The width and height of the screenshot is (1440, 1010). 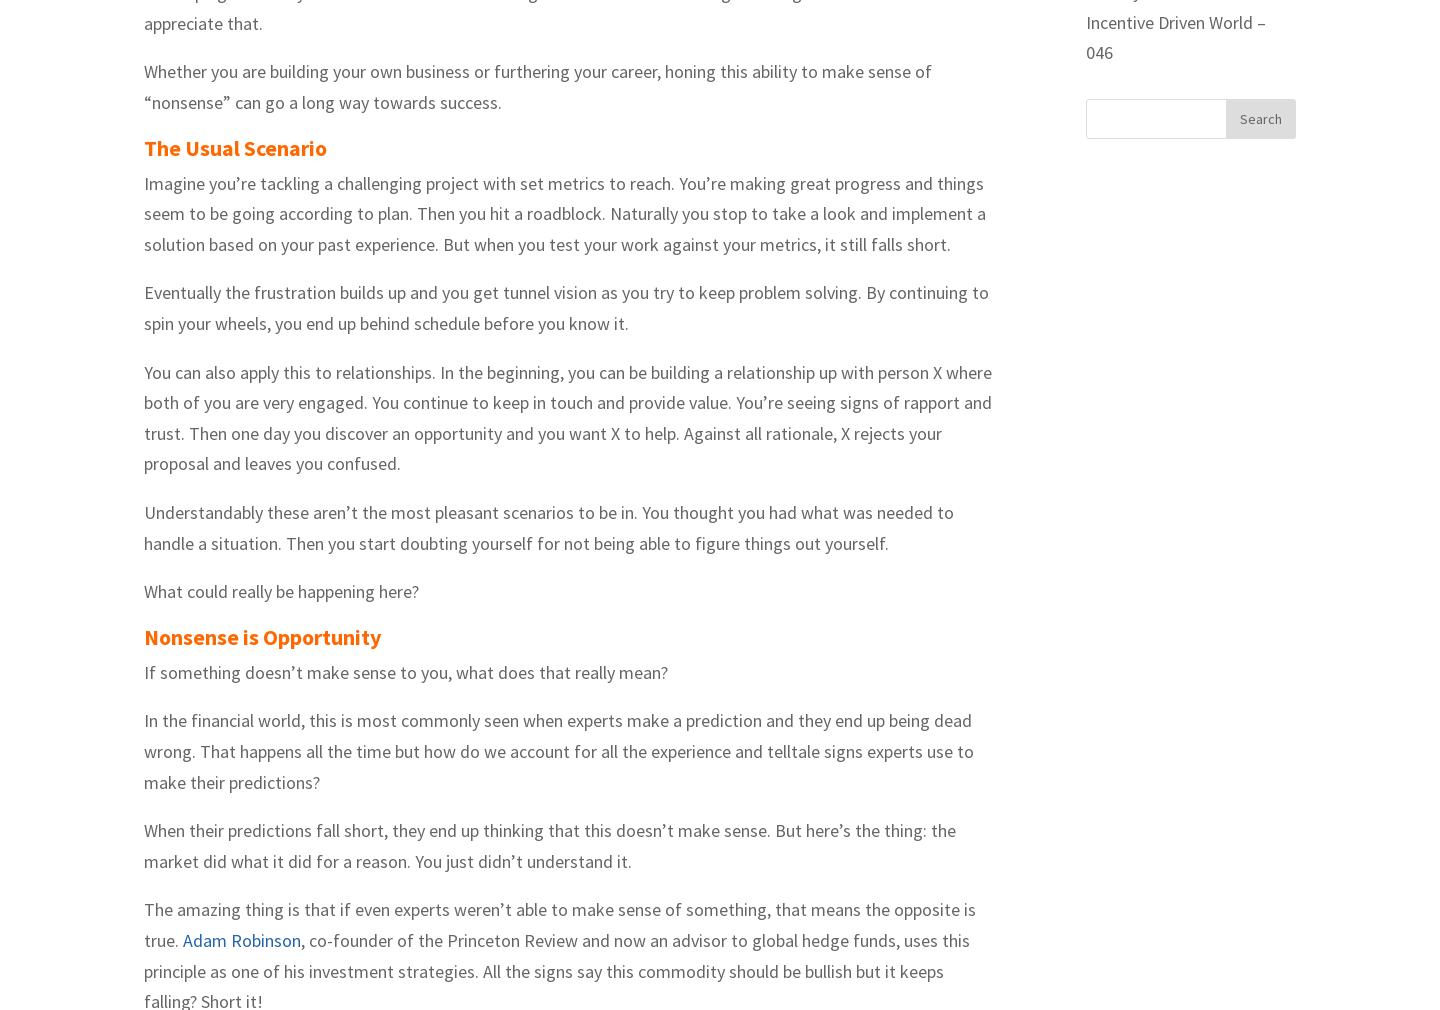 I want to click on 'What could really be happening here?', so click(x=280, y=590).